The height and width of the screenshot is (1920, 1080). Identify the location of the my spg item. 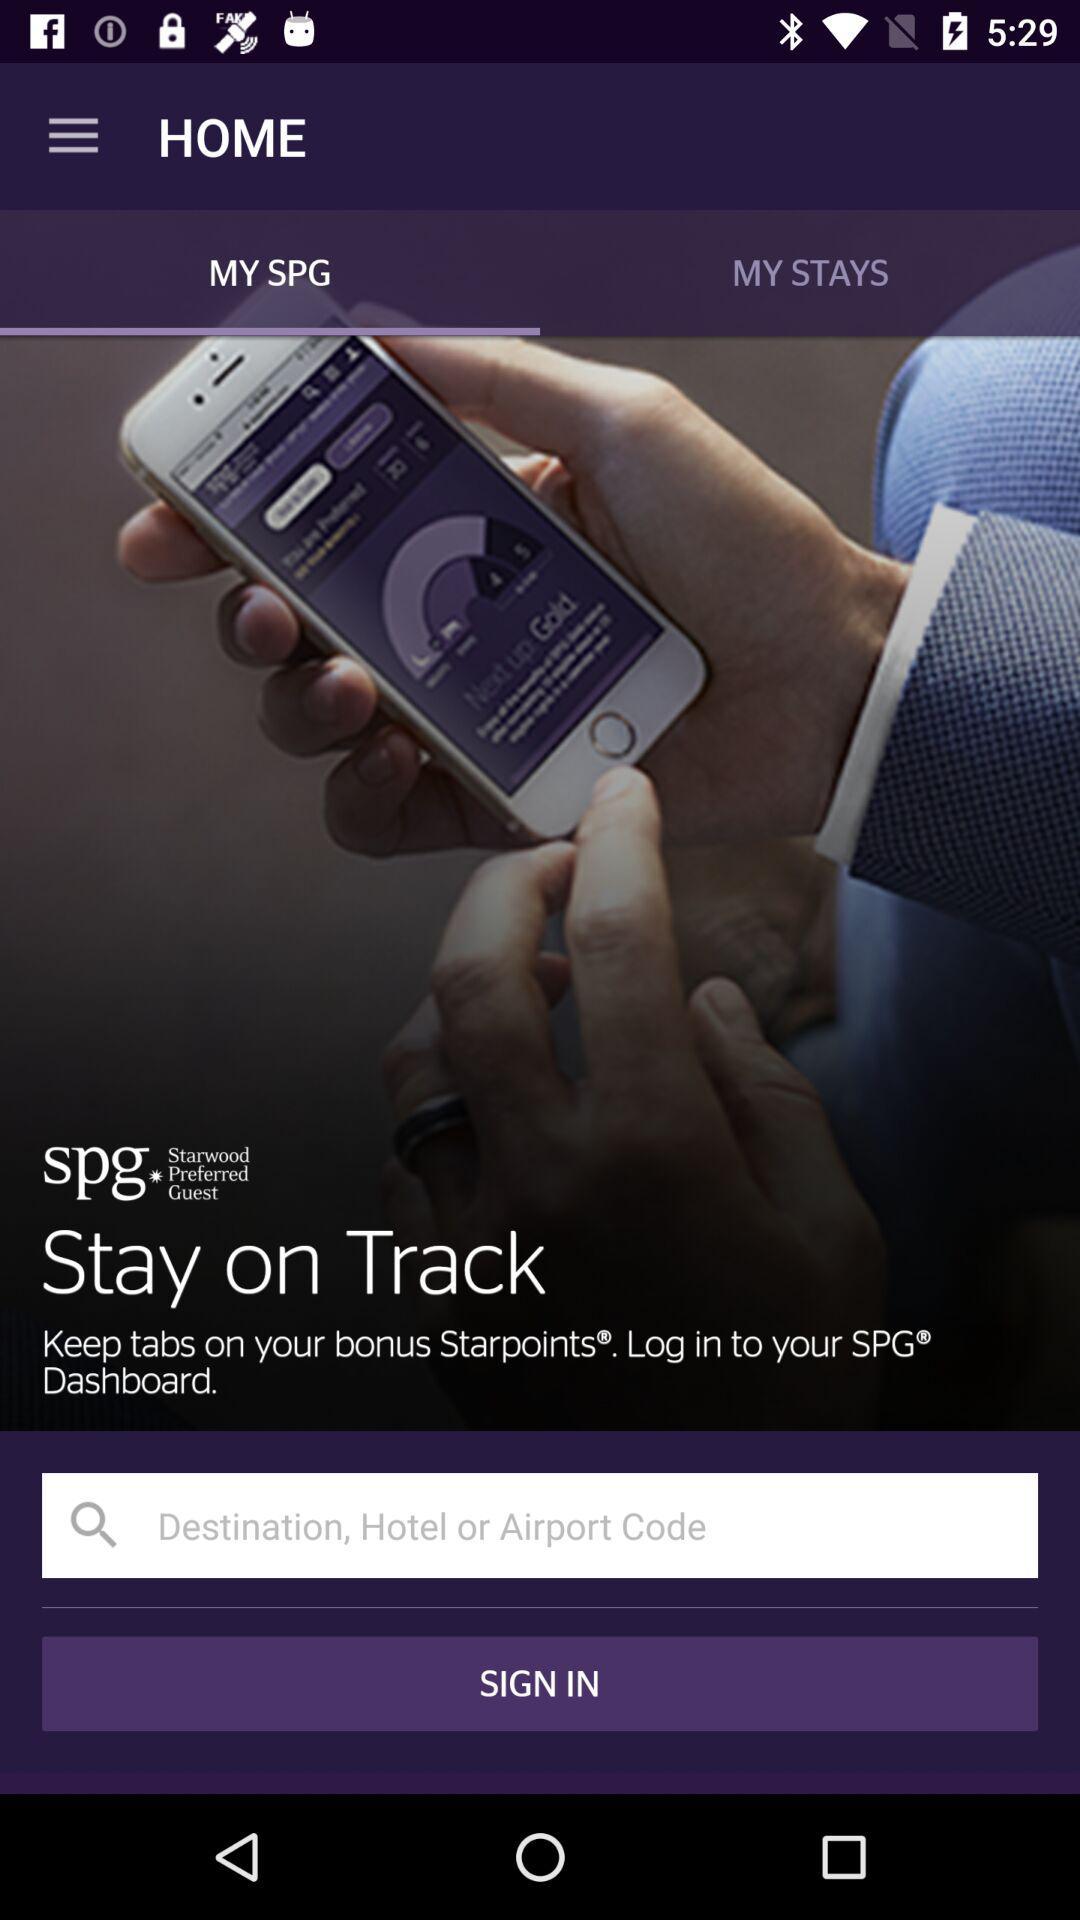
(270, 271).